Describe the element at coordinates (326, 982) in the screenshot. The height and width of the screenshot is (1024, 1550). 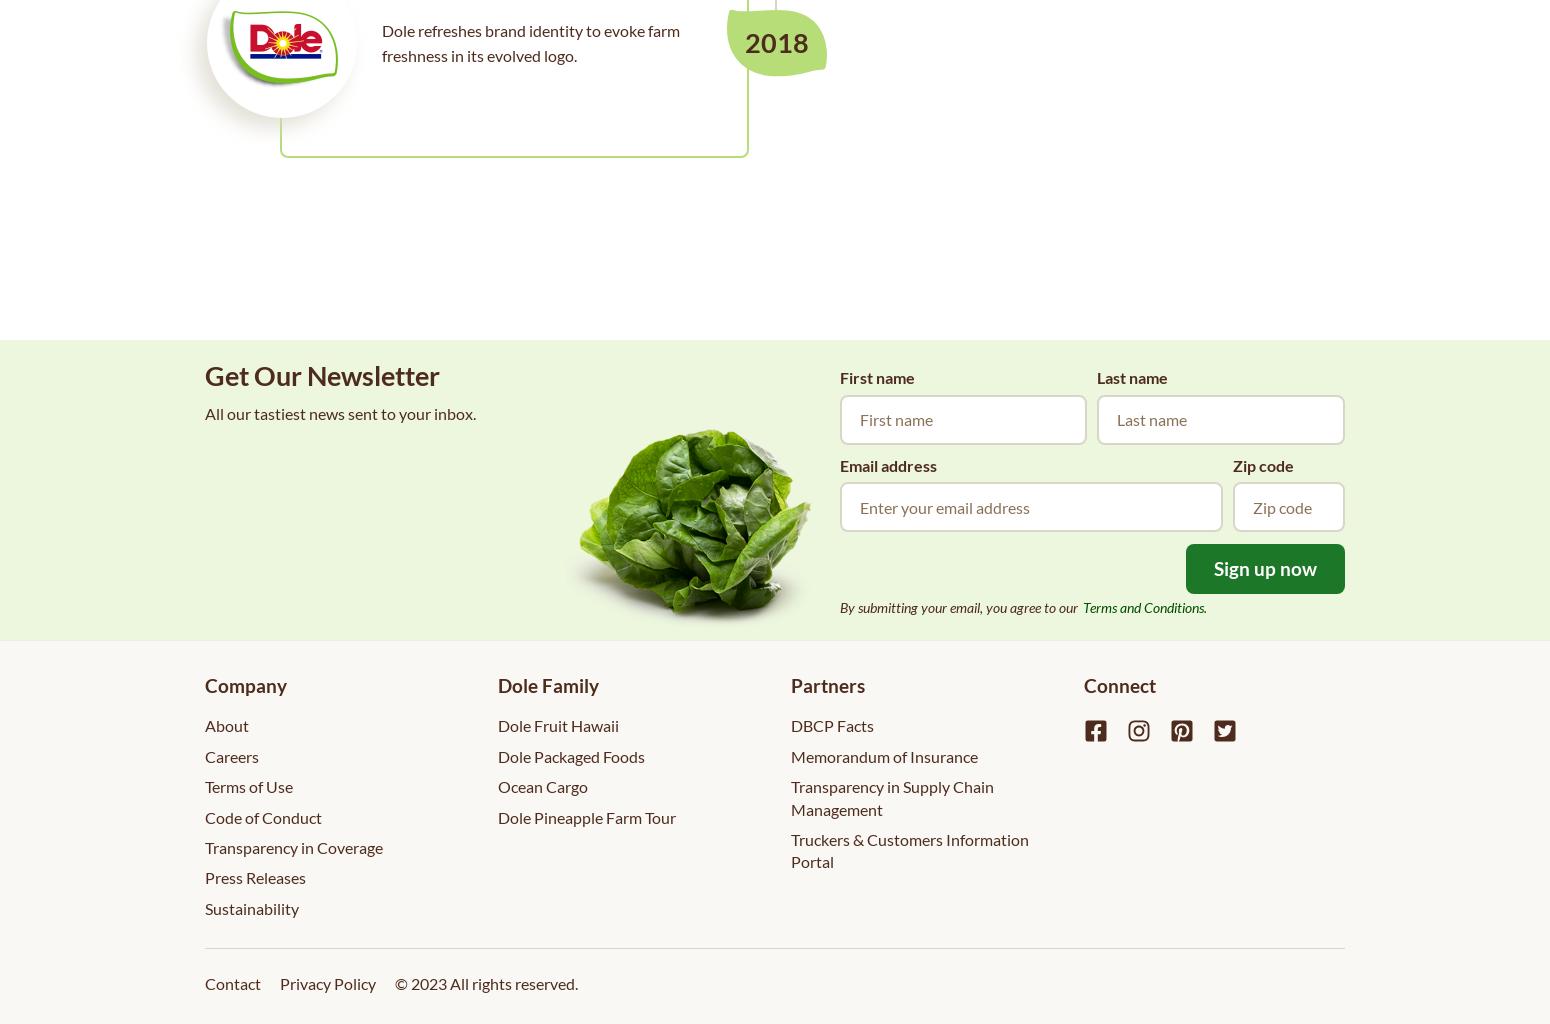
I see `'Privacy Policy'` at that location.